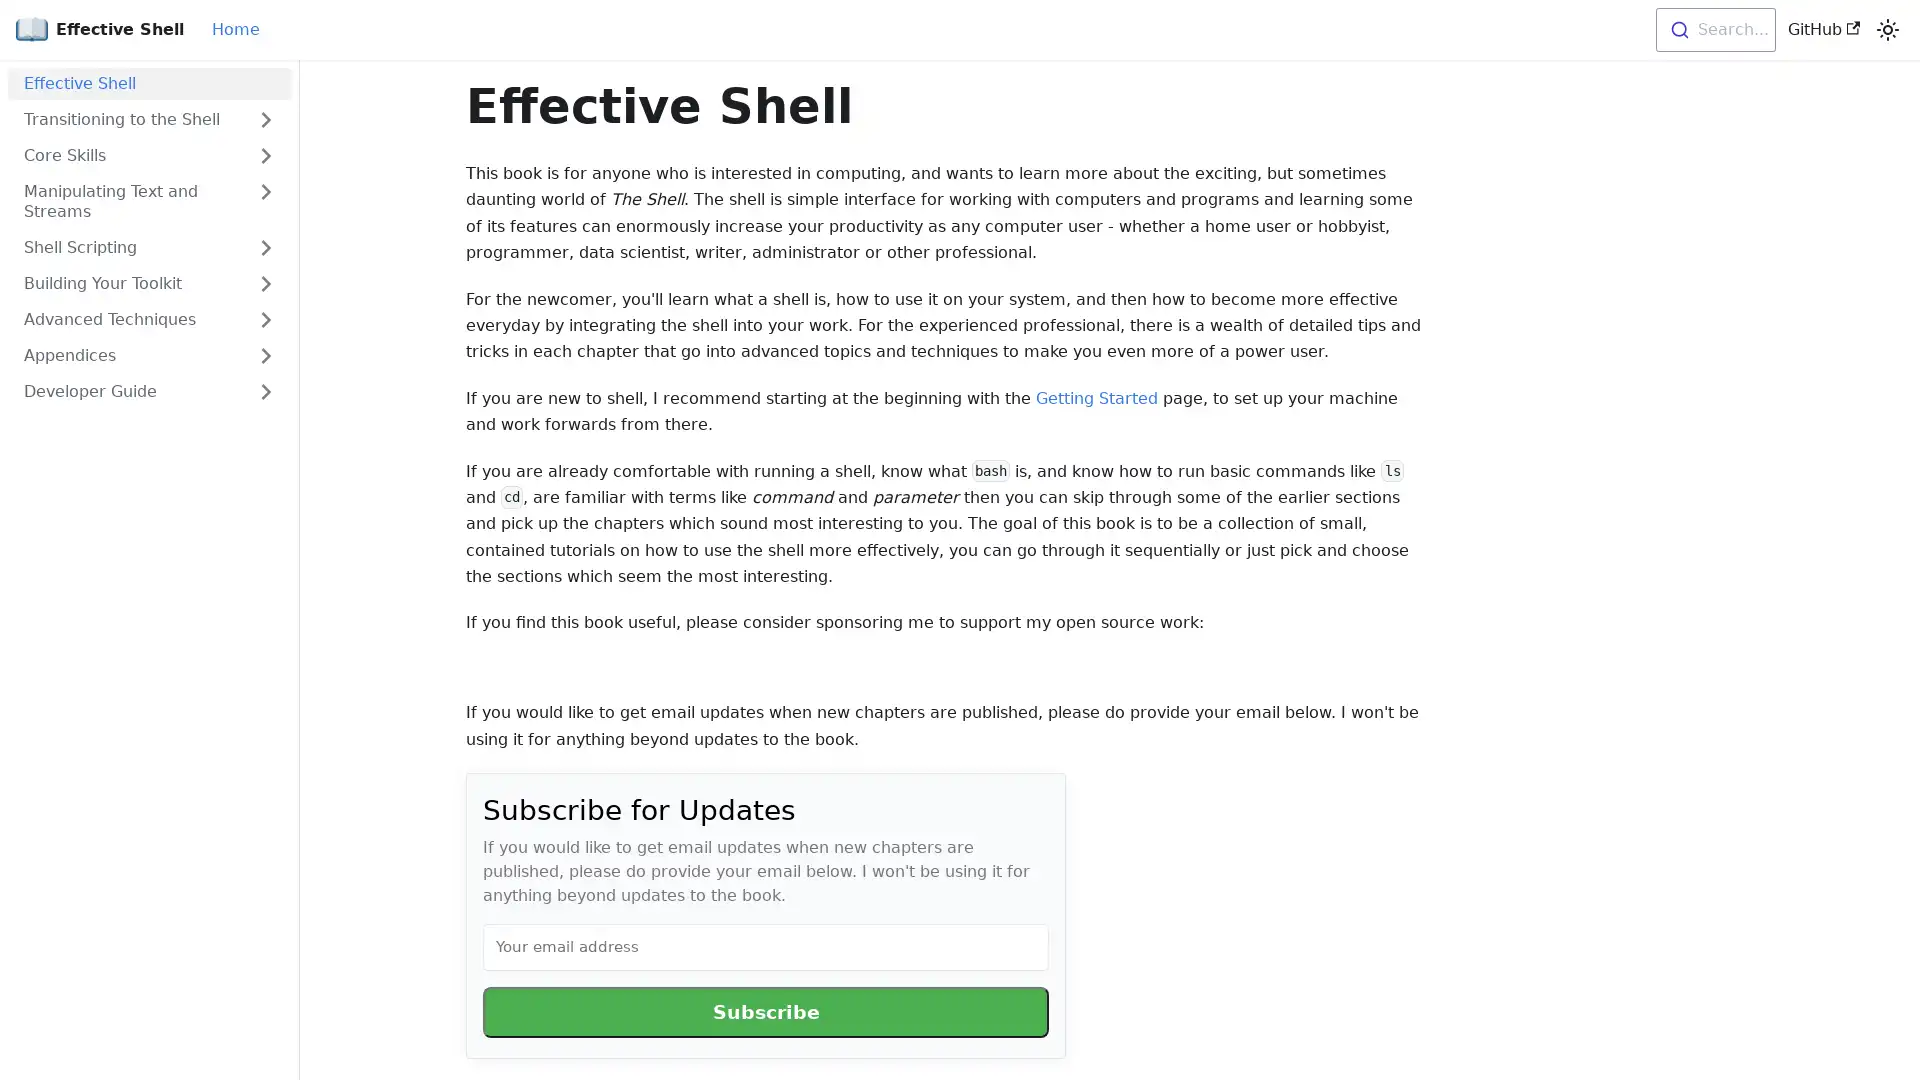  Describe the element at coordinates (264, 201) in the screenshot. I see `Toggle the collapsible sidebar category 'Manipulating Text and Streams'` at that location.